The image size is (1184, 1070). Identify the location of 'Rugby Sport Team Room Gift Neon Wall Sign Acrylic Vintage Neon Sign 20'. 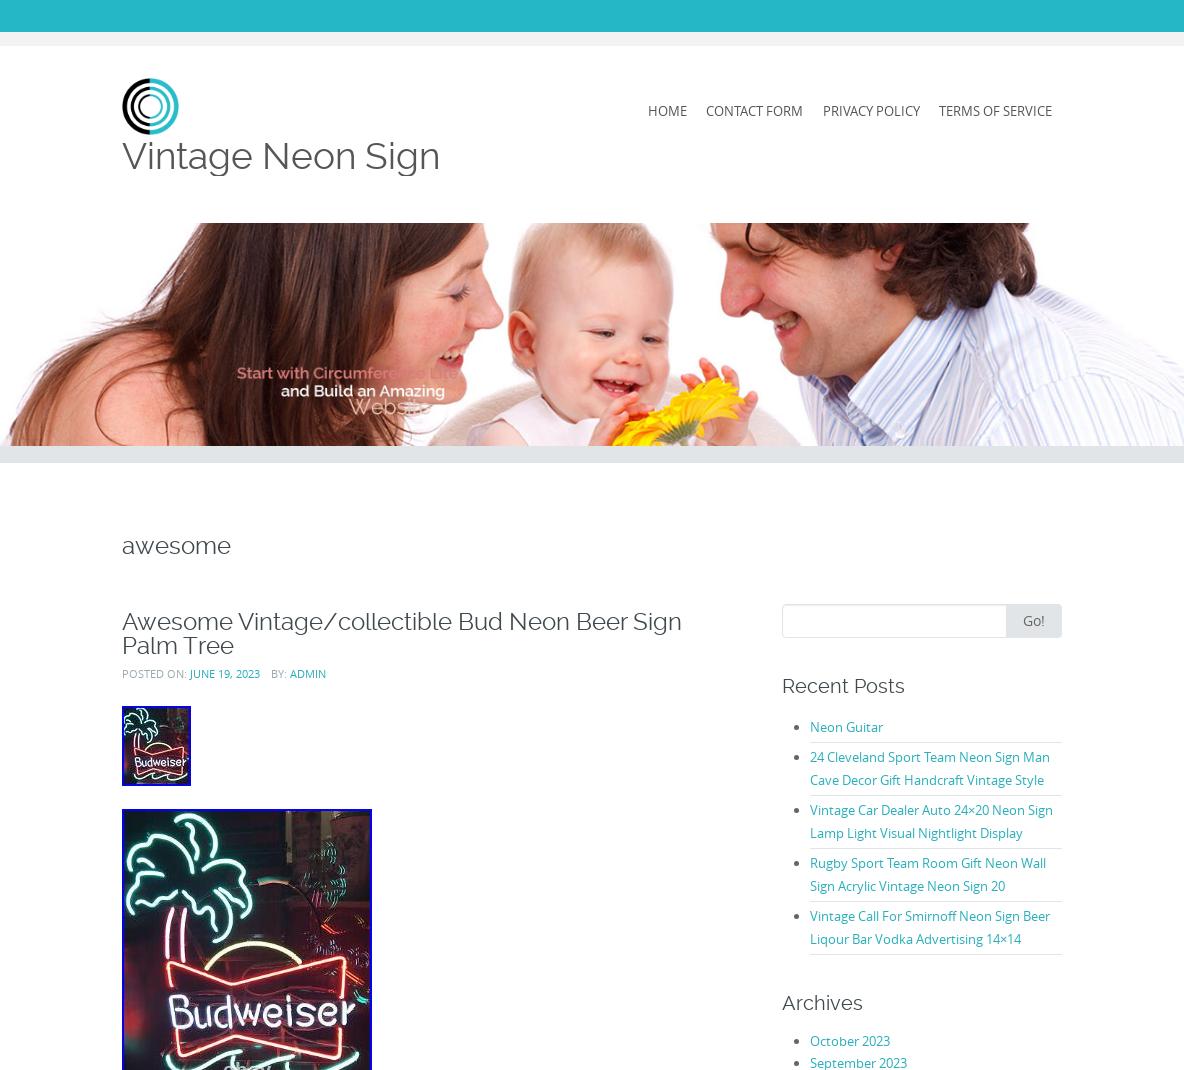
(925, 873).